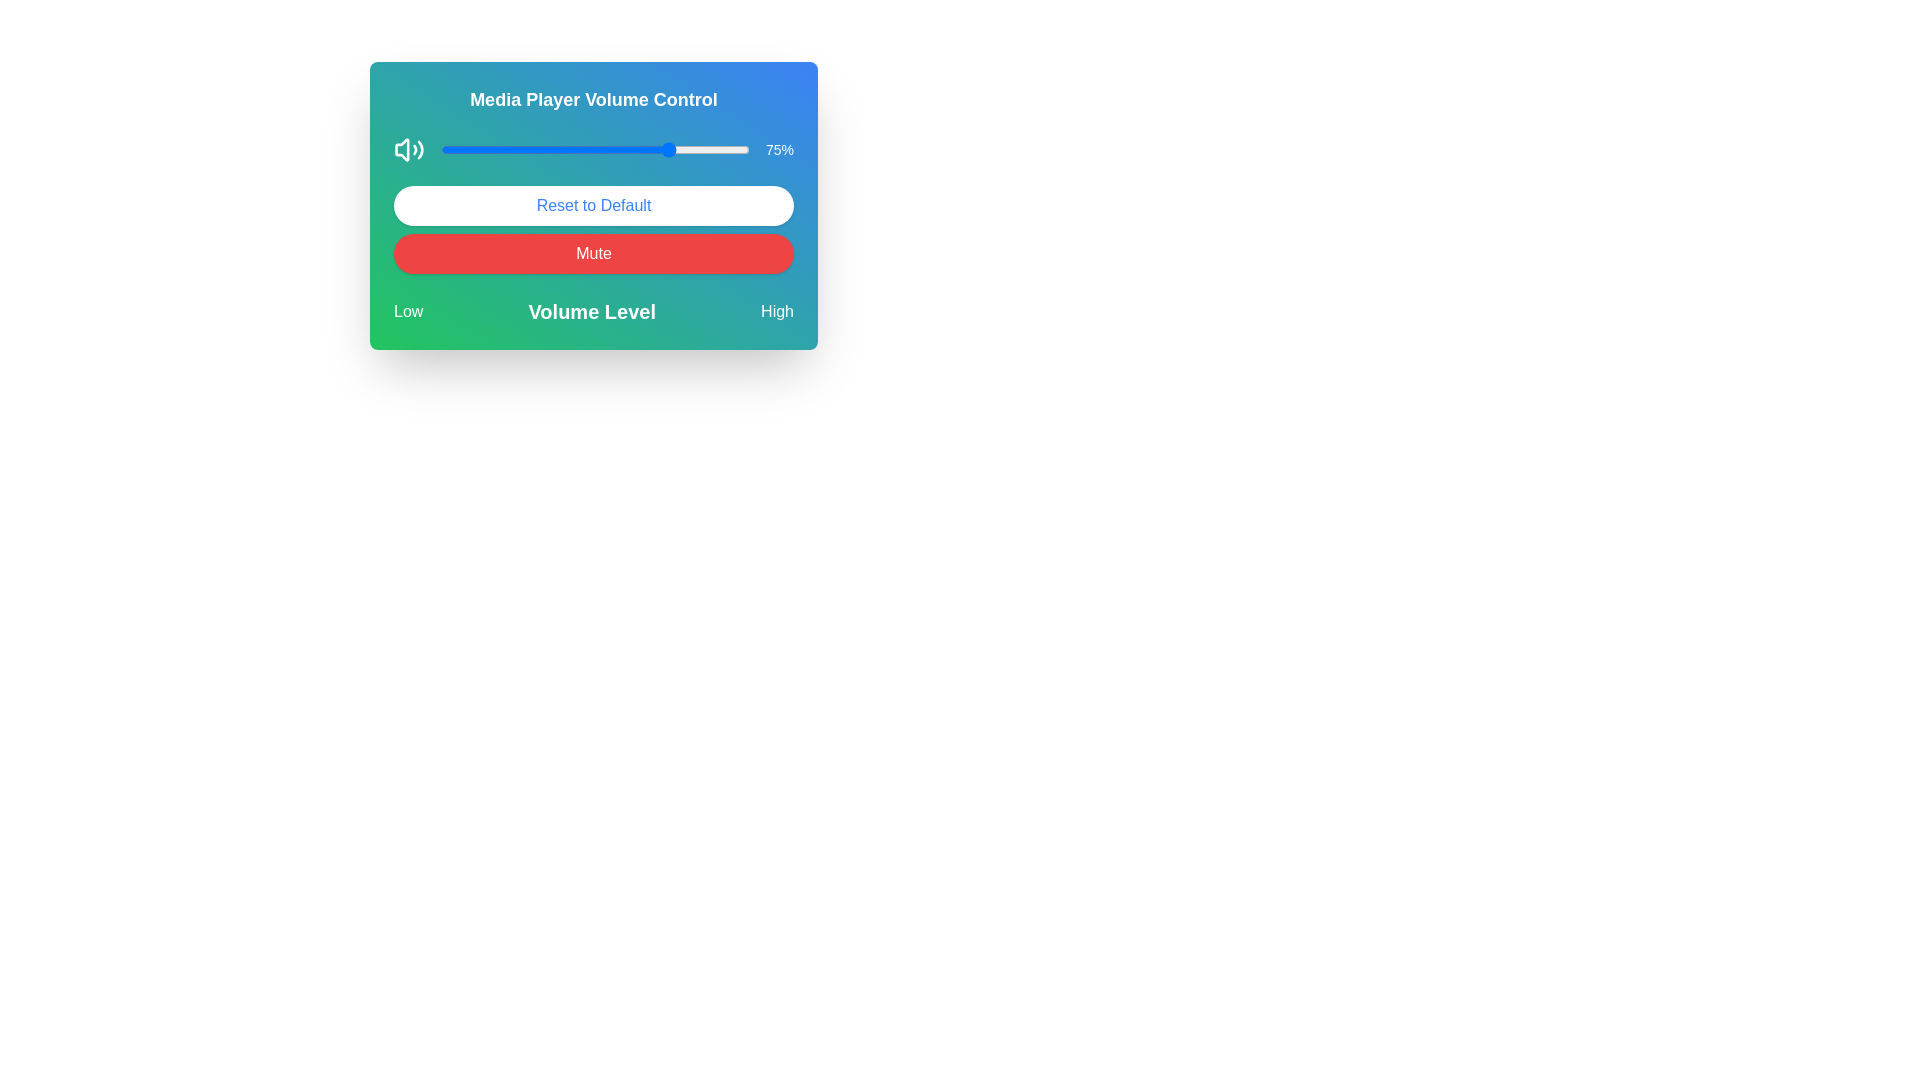 The height and width of the screenshot is (1080, 1920). I want to click on the slider thumb of the horizontal slider component, which has a white background and rounded corners, so click(594, 149).